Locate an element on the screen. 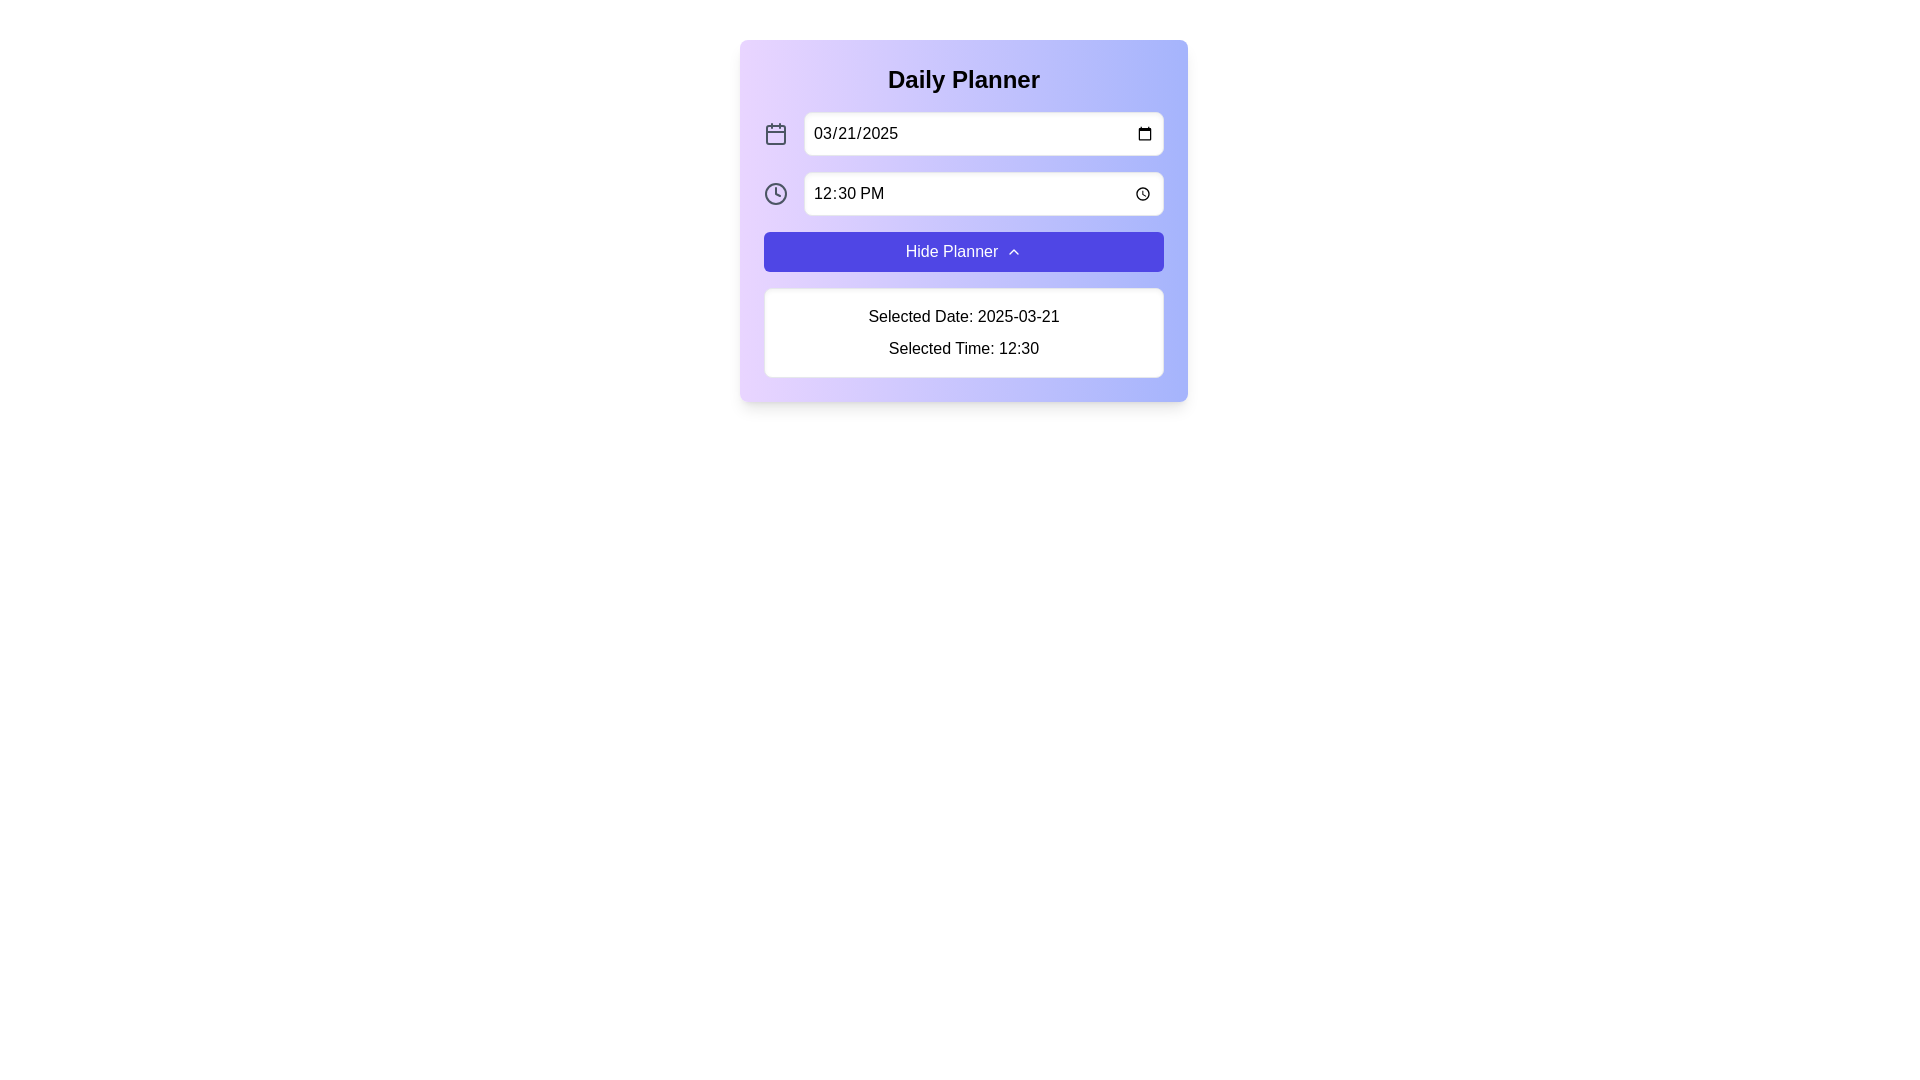  the rectangular icon element within the first calendar icon in the Date input field, which is to the left of the date input textbox labeled '03/21/2025' is located at coordinates (775, 135).